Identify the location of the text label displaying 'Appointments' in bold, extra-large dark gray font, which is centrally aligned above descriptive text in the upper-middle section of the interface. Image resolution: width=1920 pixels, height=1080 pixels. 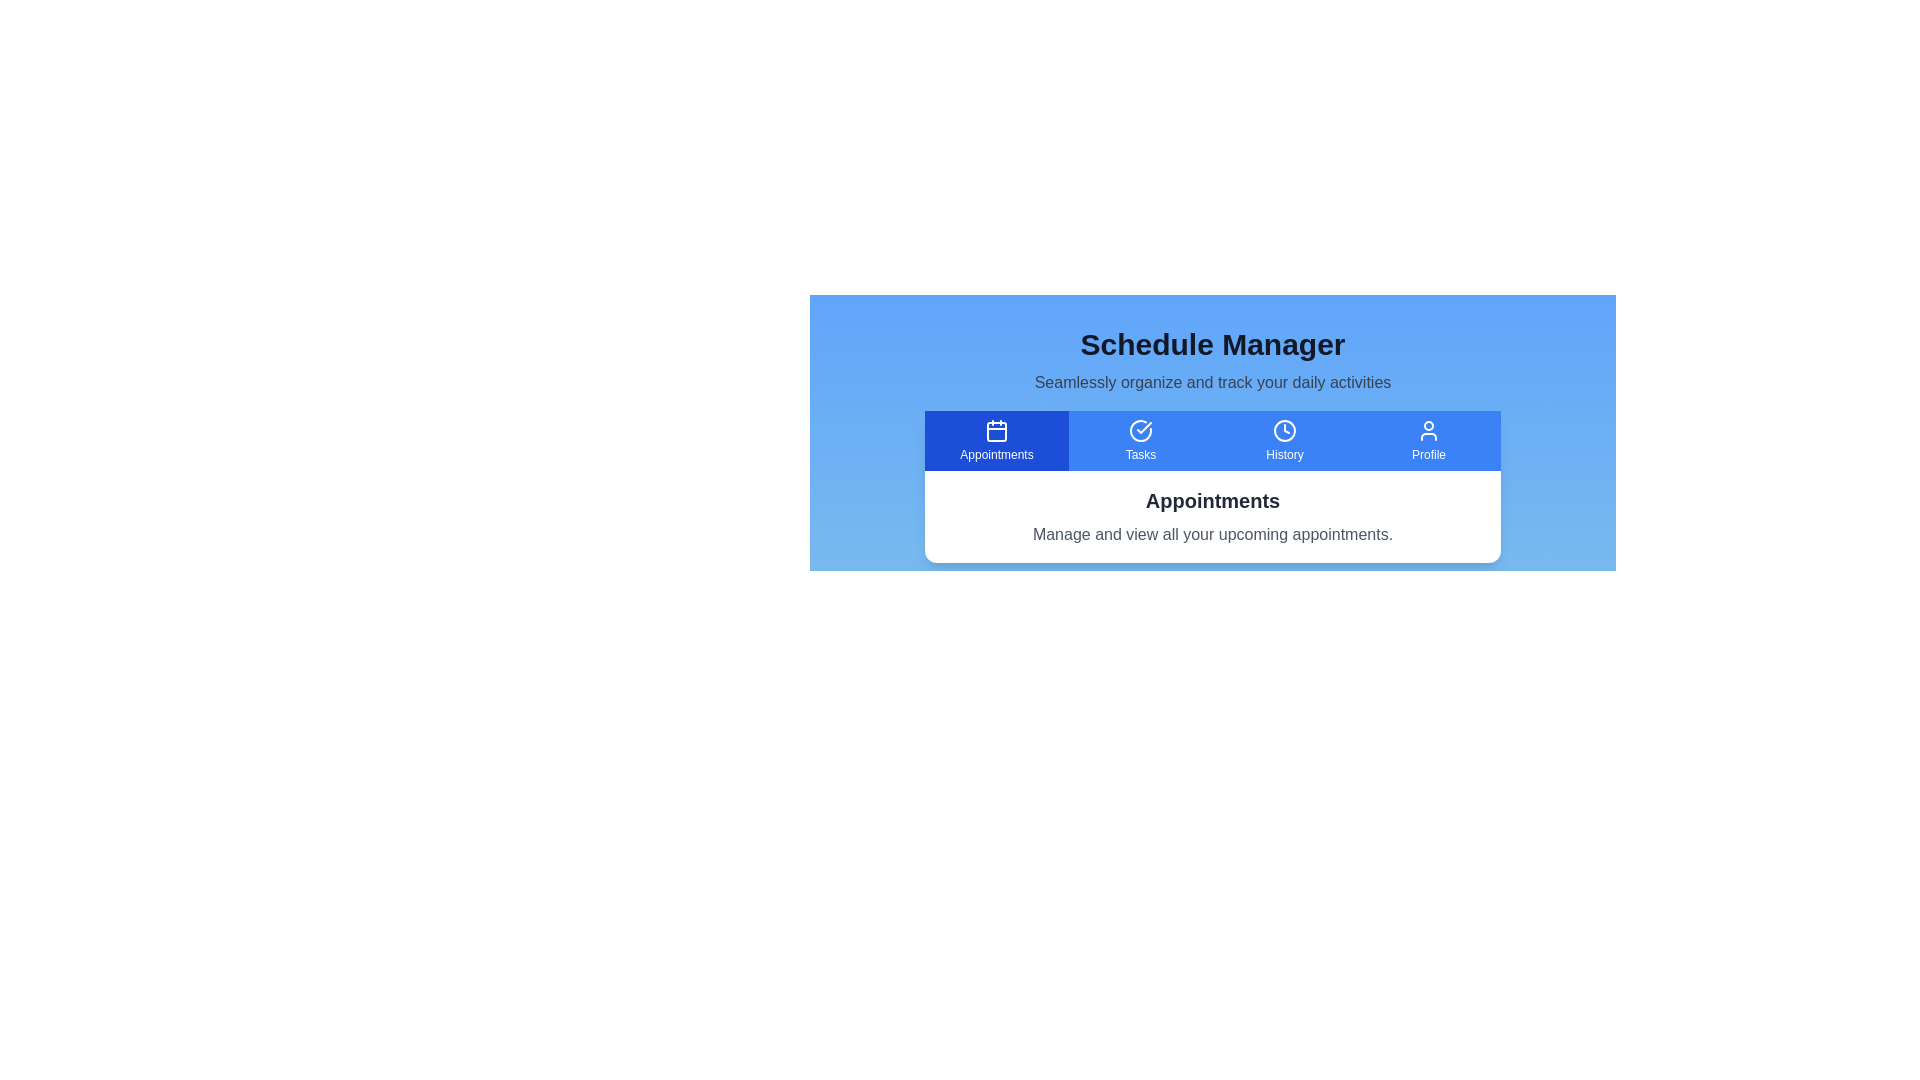
(1212, 500).